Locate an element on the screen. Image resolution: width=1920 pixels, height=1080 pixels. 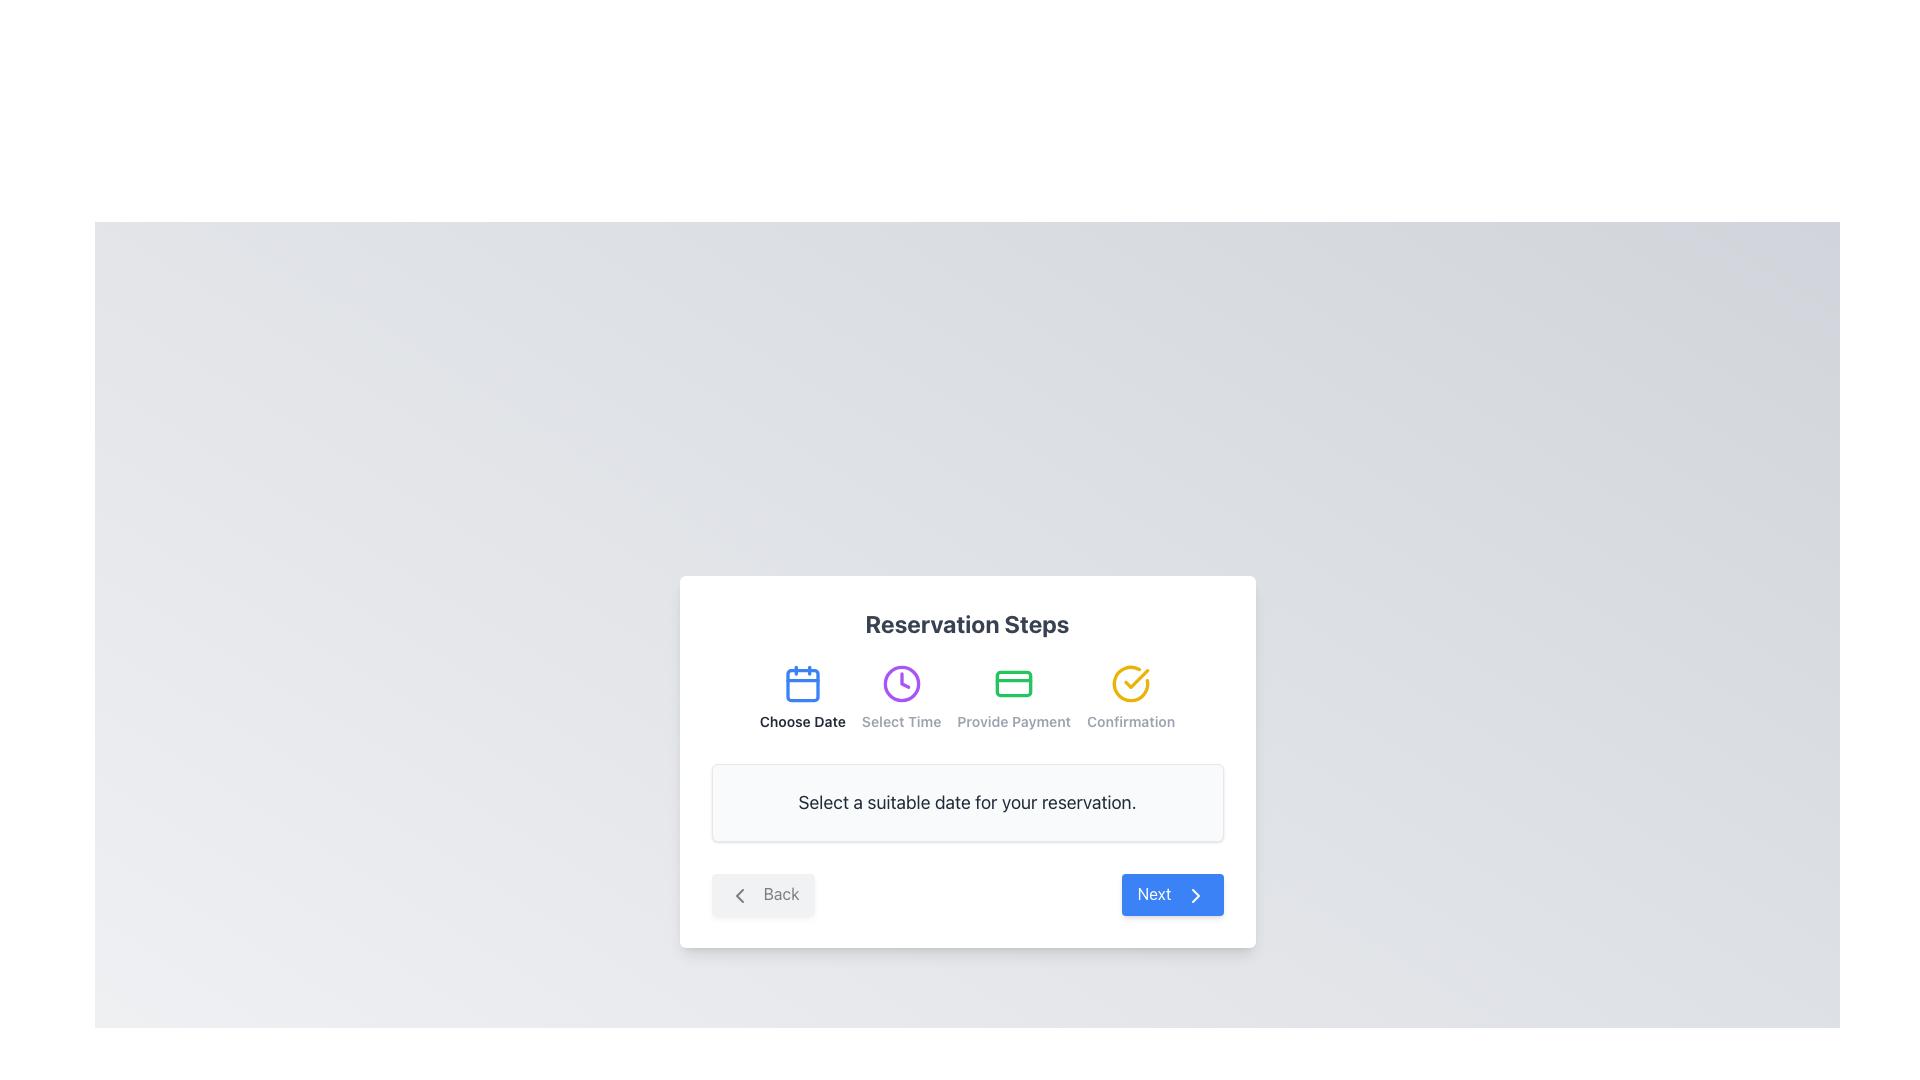
the 'Select Time' text label, which is displayed in a bold sans-serif font and positioned below a purple clock icon in the reservation interface is located at coordinates (900, 722).